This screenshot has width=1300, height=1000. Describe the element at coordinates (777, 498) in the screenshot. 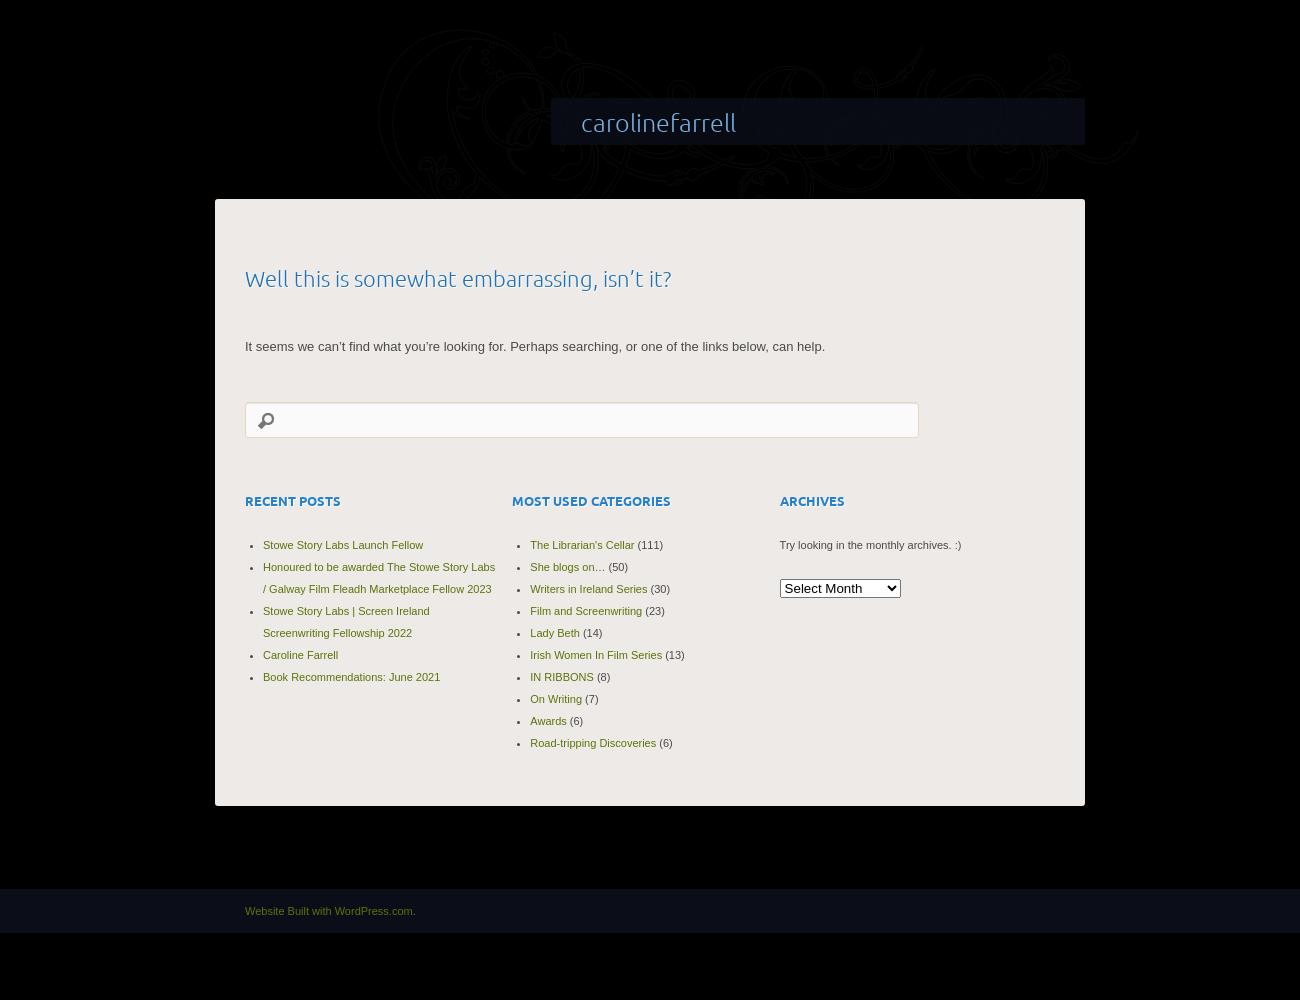

I see `'Archives'` at that location.